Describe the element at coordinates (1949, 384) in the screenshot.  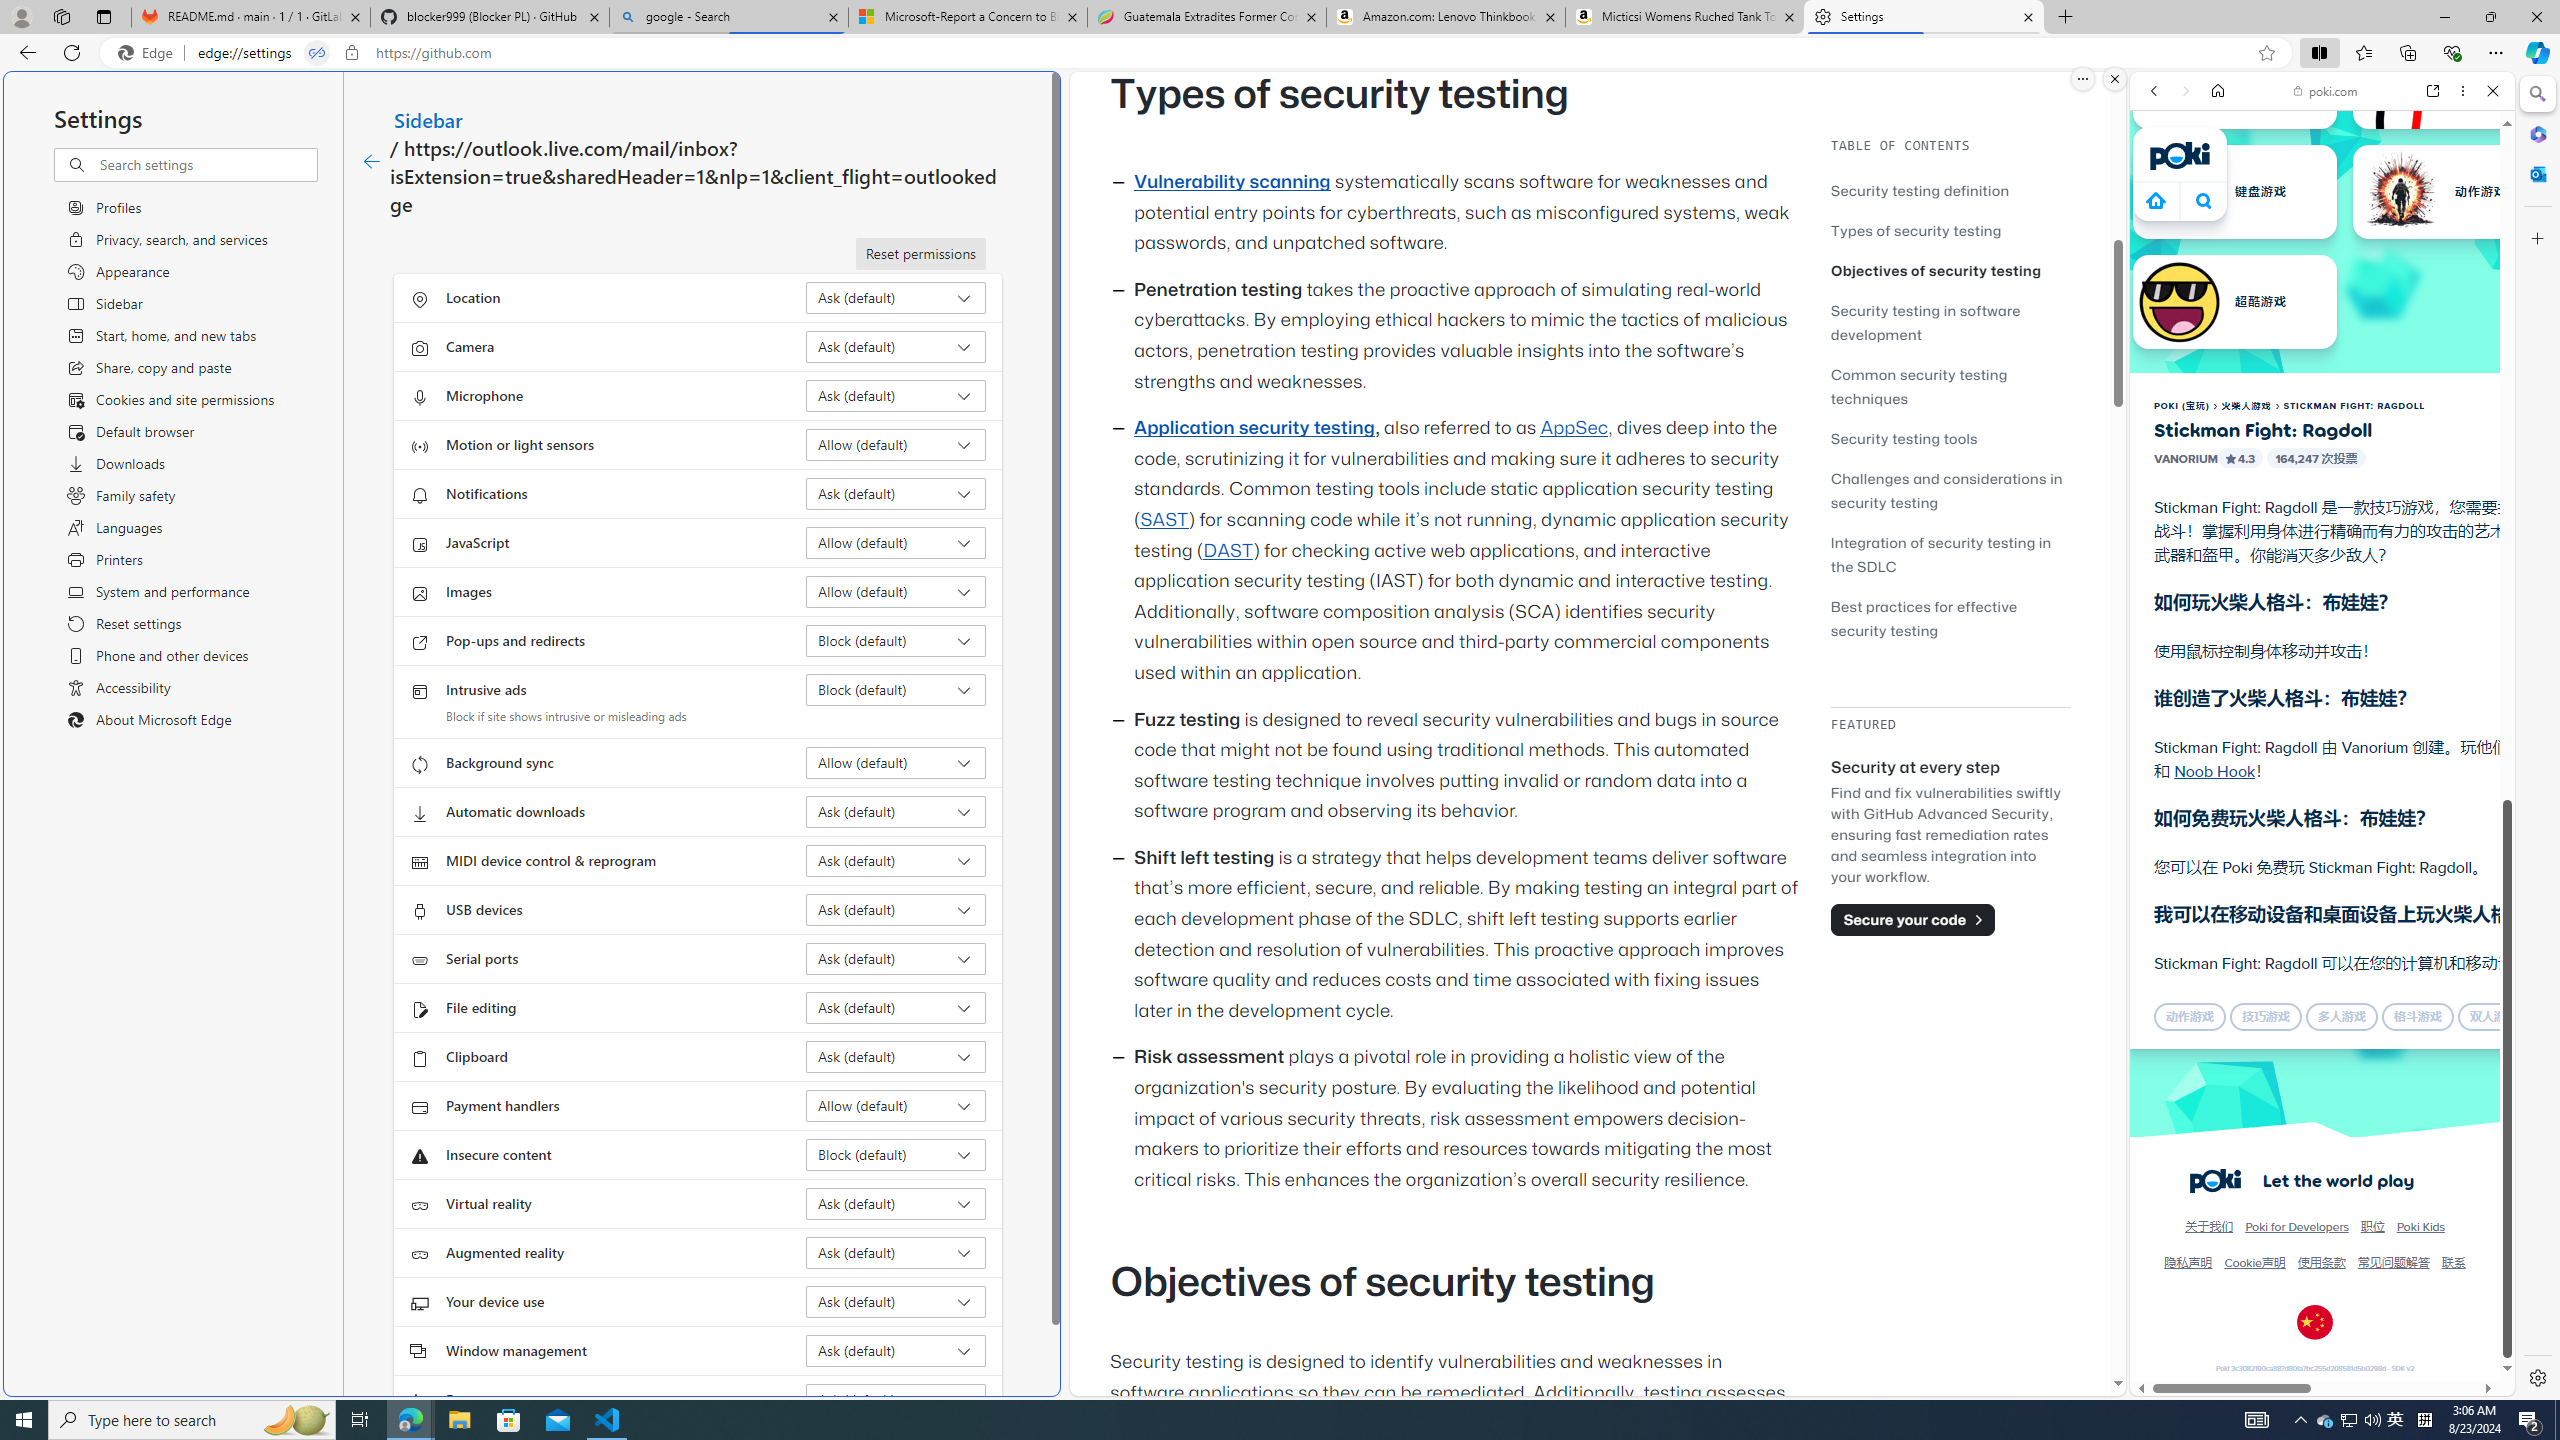
I see `'Common security testing techniques'` at that location.